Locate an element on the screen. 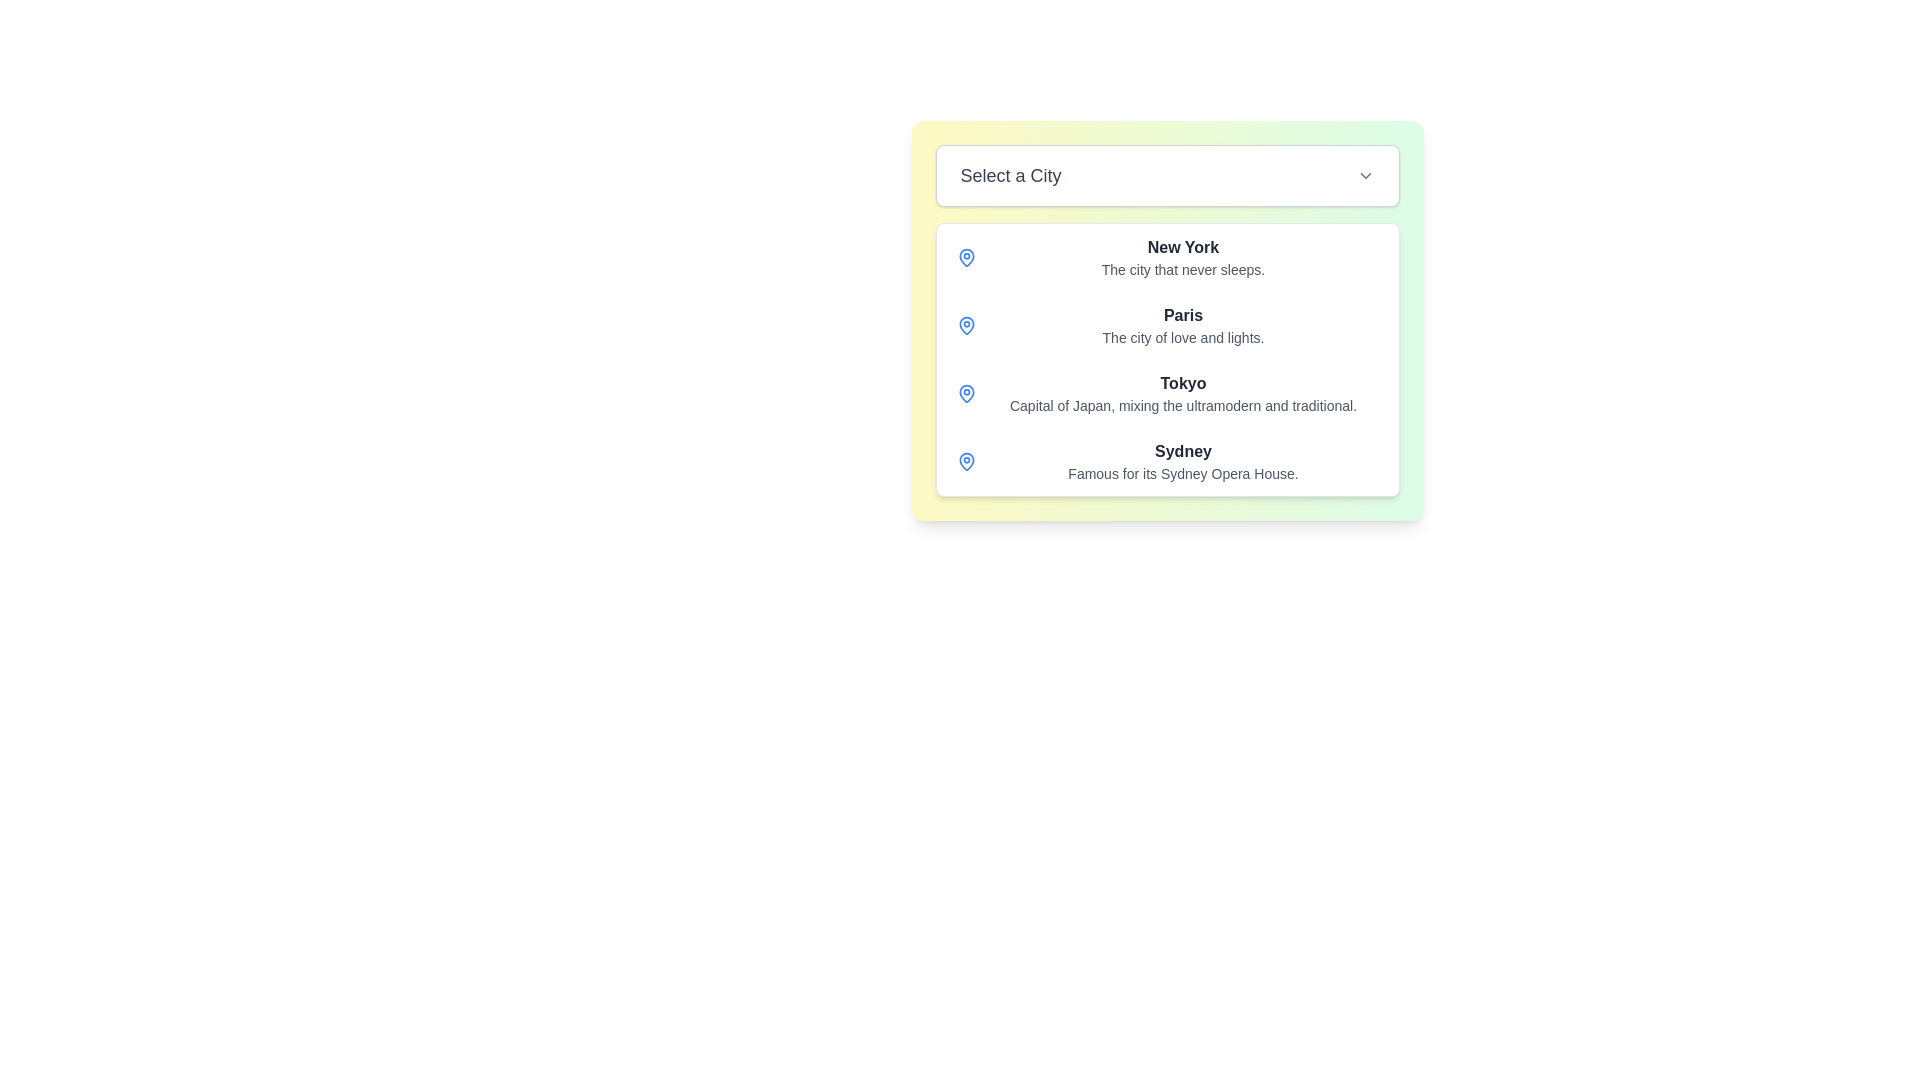 The width and height of the screenshot is (1920, 1080). the icon that indicates the location-related context of the 'New York' list item in the dropdown menu is located at coordinates (966, 257).